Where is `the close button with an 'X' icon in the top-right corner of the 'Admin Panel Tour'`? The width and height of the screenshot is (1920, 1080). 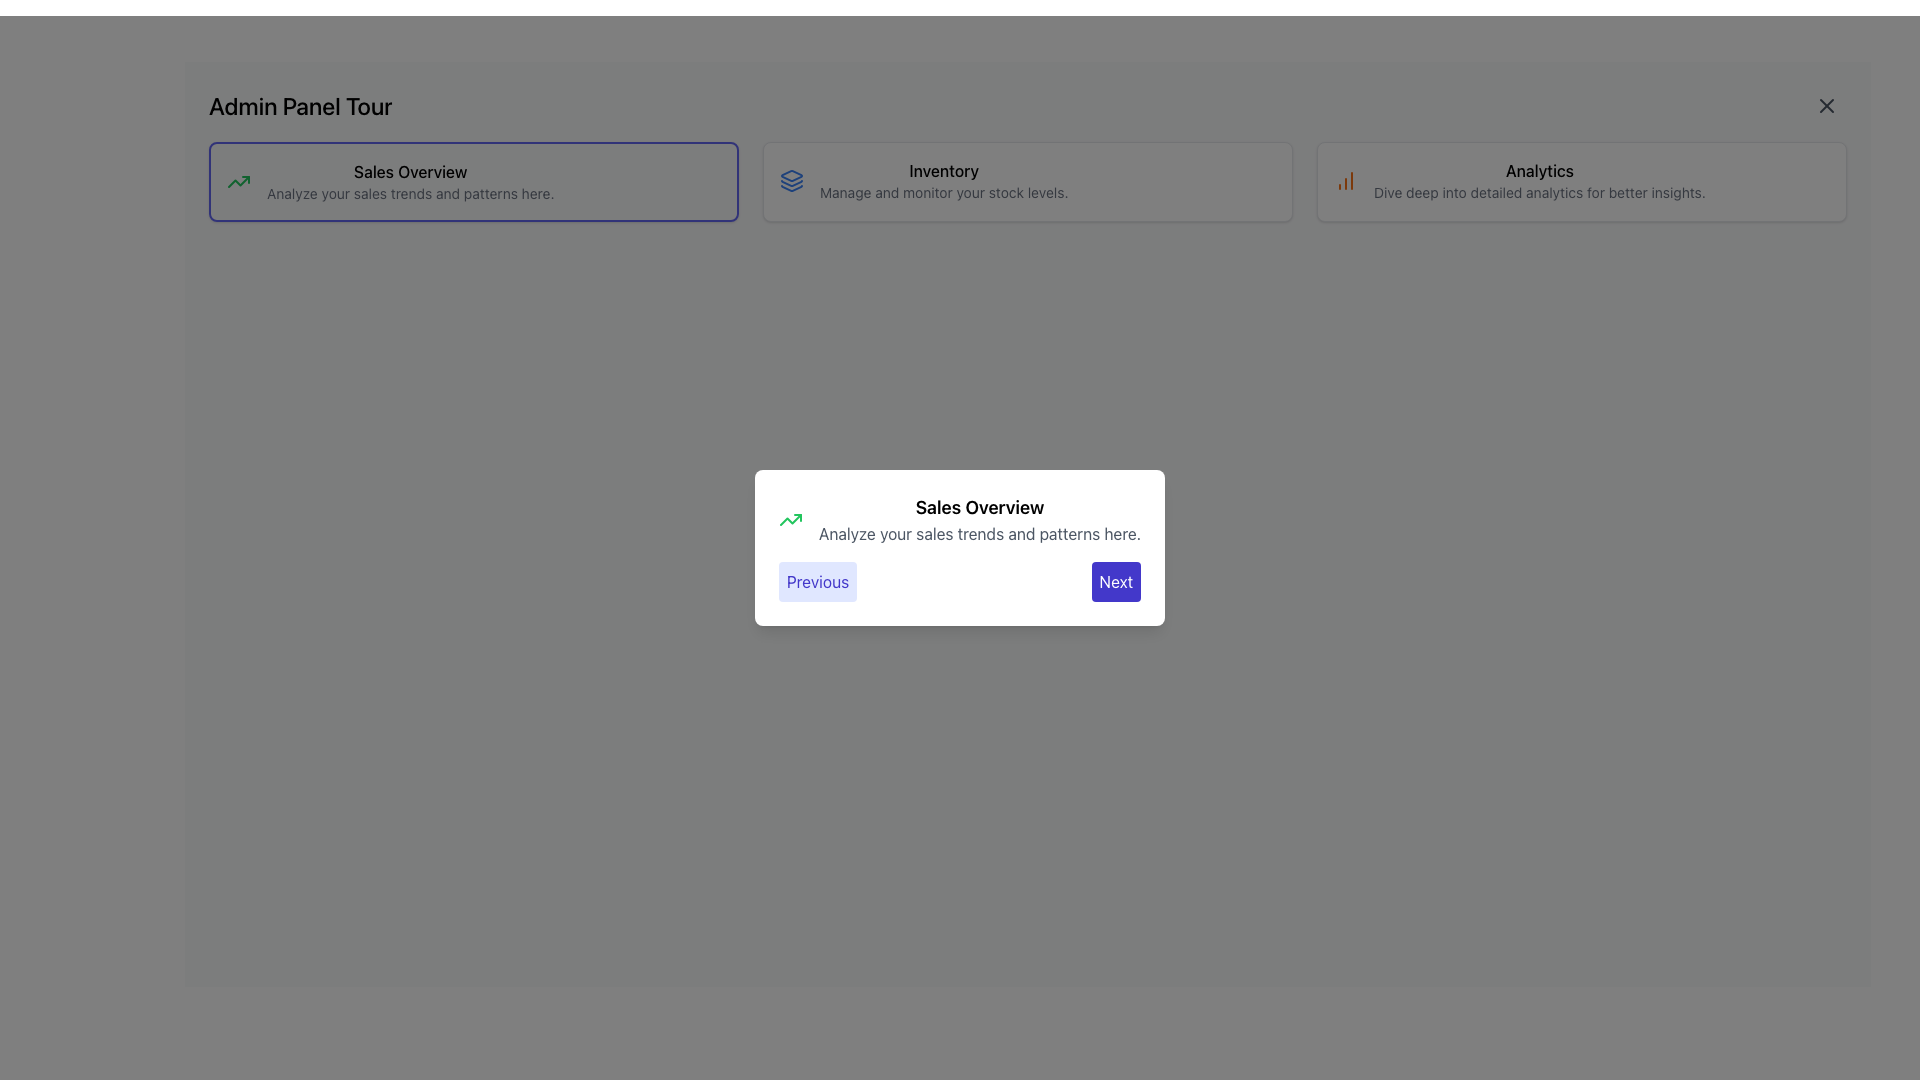
the close button with an 'X' icon in the top-right corner of the 'Admin Panel Tour' is located at coordinates (1827, 105).